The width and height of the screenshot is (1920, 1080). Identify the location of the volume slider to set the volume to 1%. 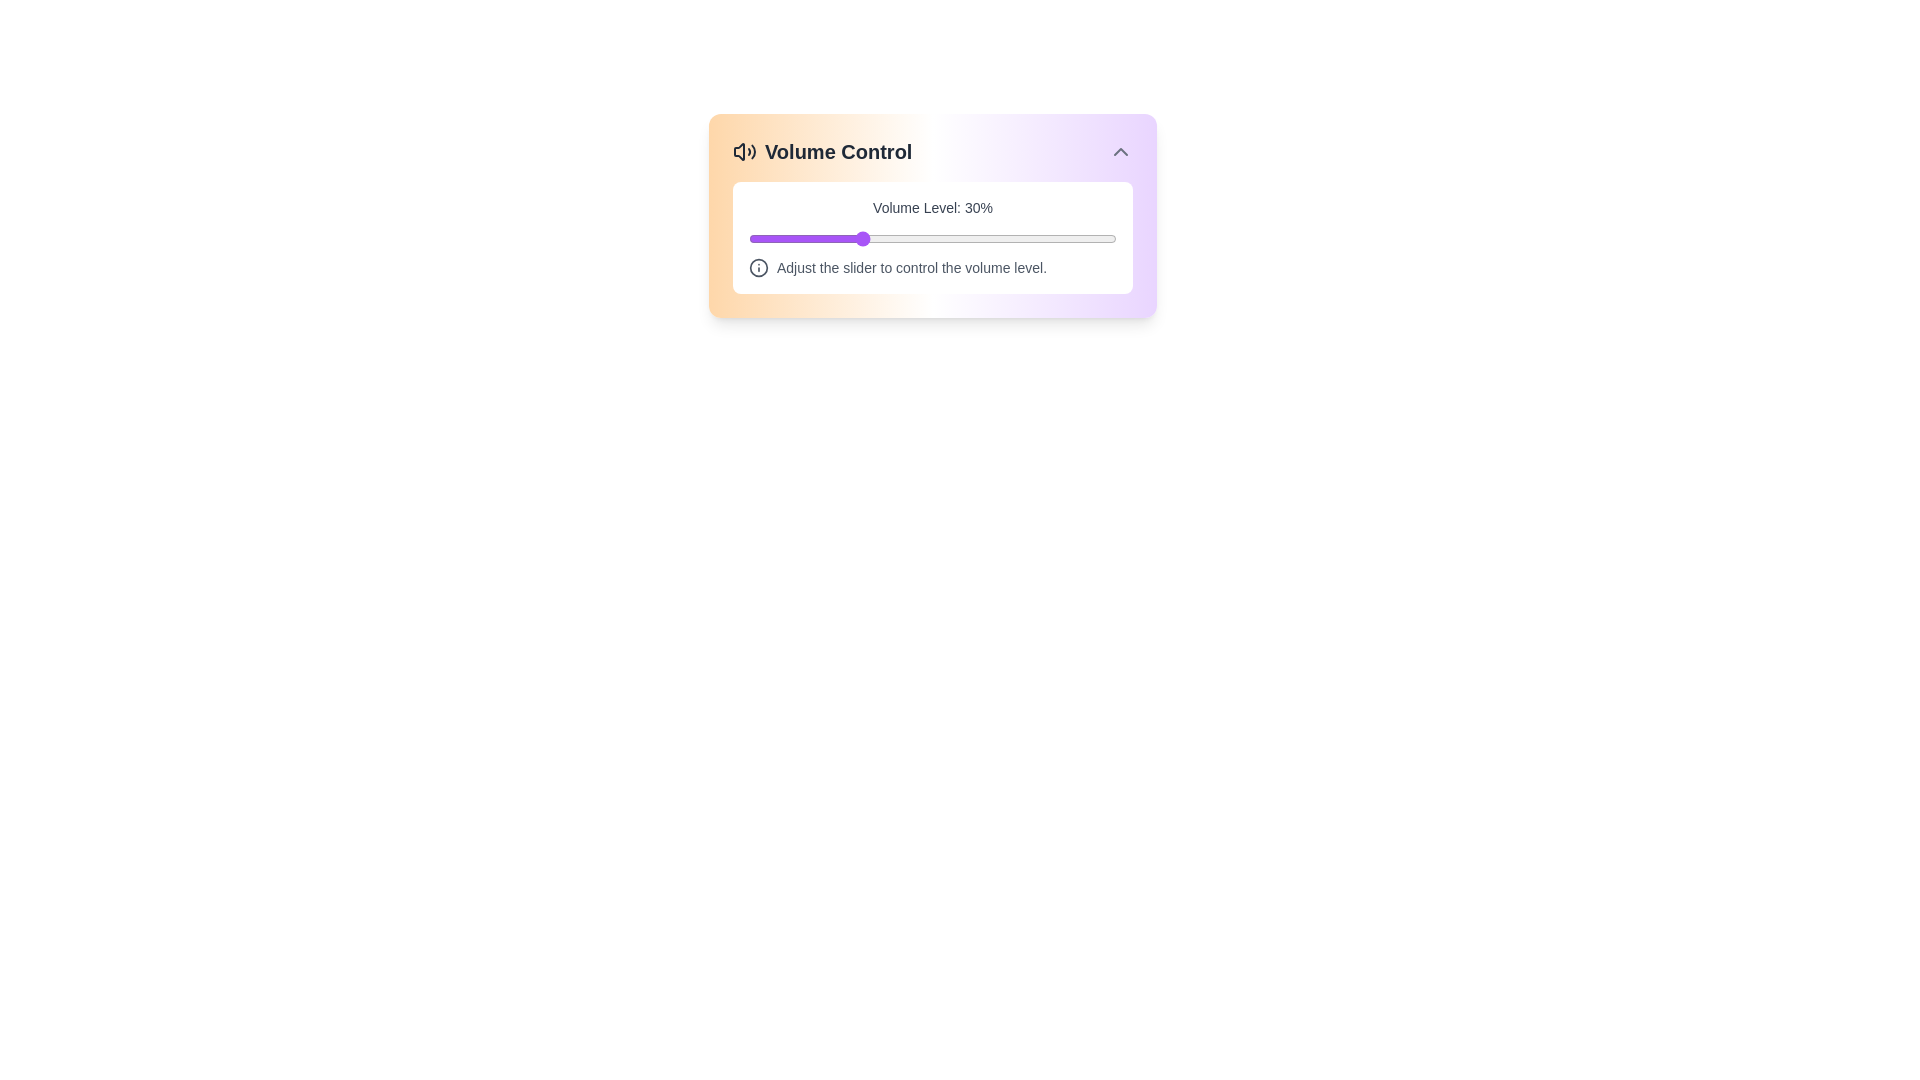
(751, 238).